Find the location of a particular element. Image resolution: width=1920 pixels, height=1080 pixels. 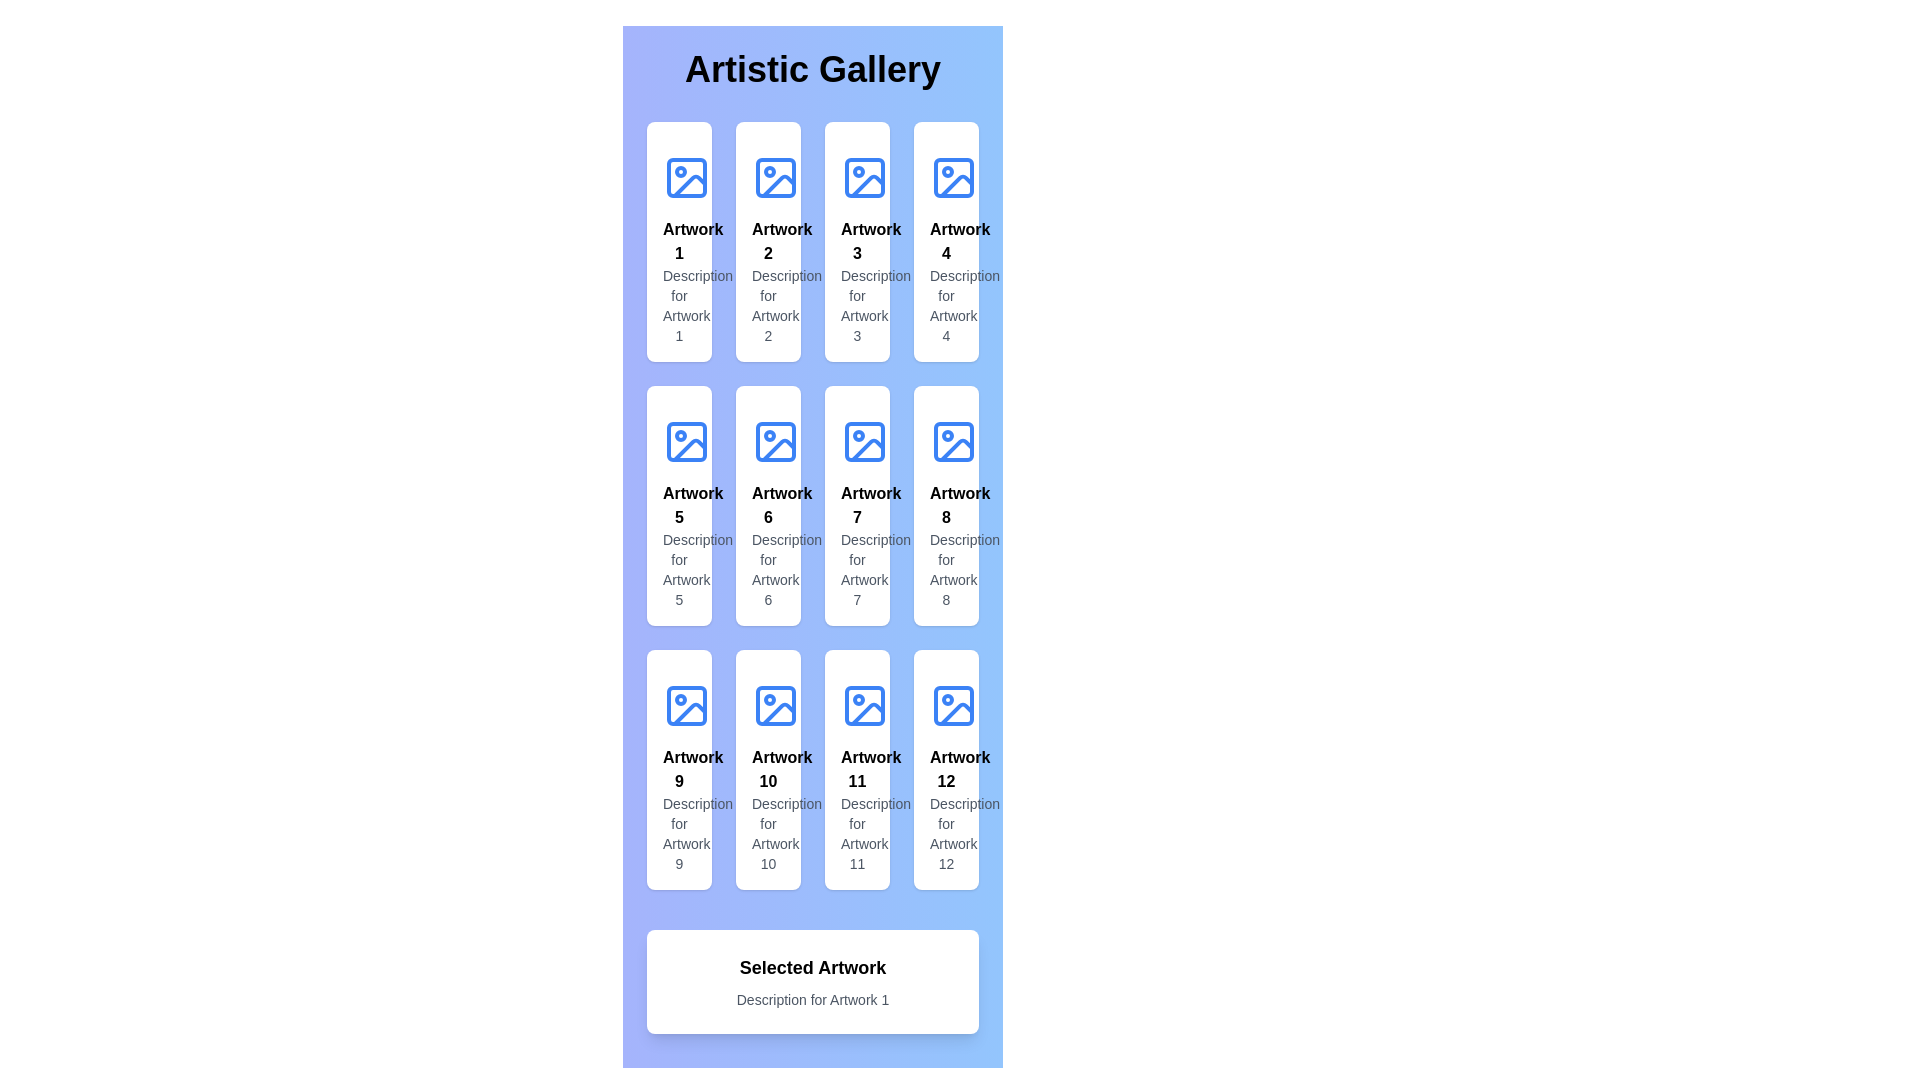

the text label that reads 'Description for Artwork 12', which is styled in small, centered gray text and located below the bold text 'Artwork 12' in the grid layout is located at coordinates (945, 833).